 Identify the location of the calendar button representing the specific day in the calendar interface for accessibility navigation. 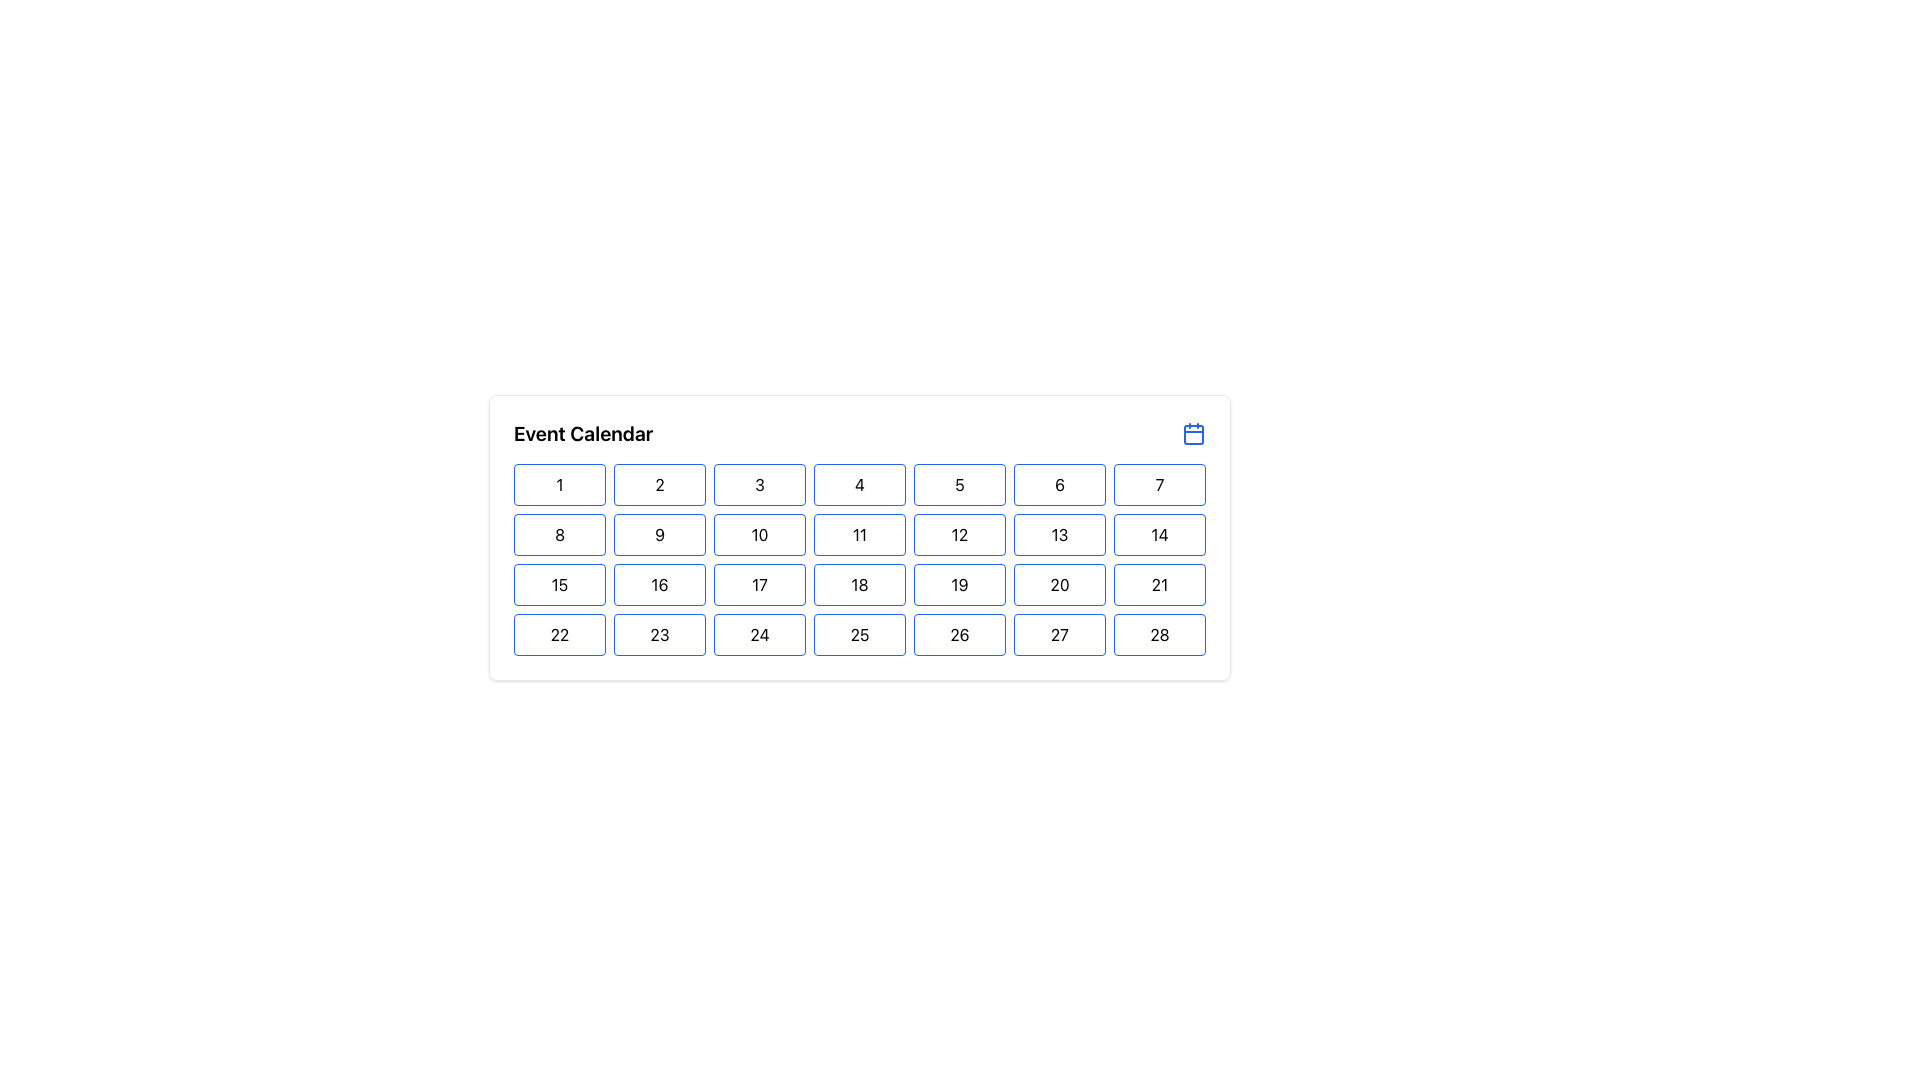
(859, 585).